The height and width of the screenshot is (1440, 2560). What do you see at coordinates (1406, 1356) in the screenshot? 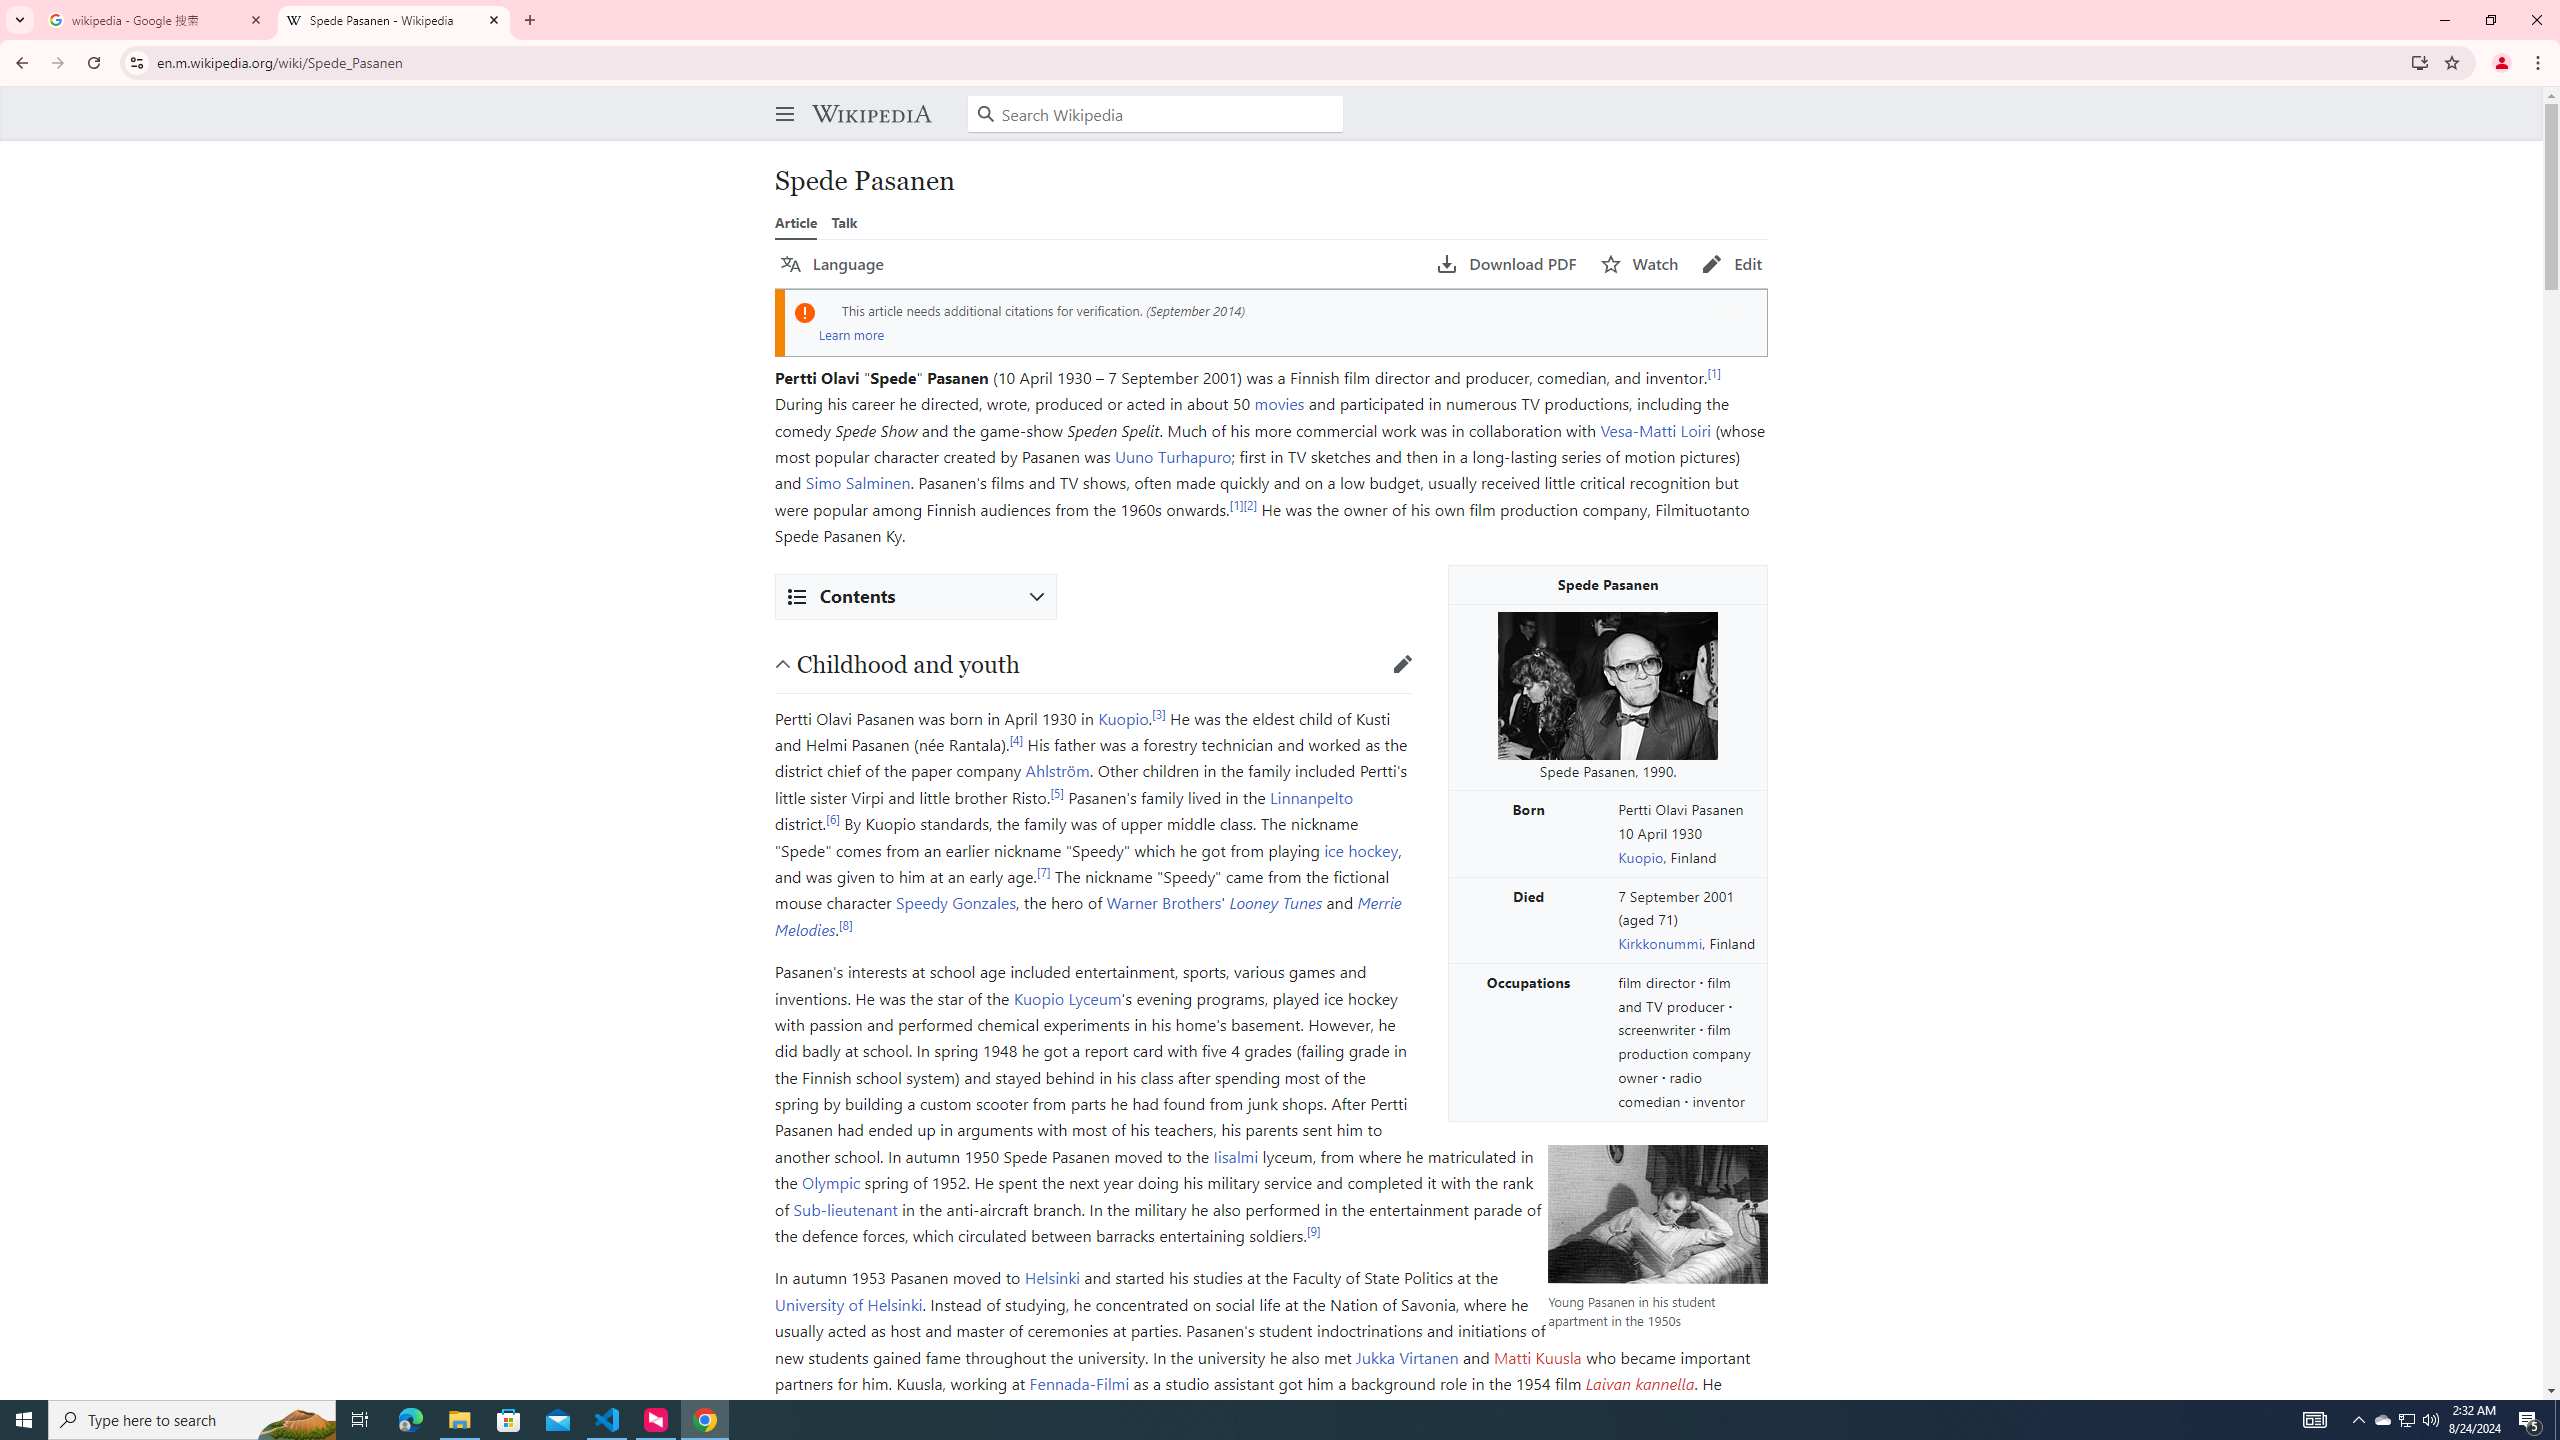
I see `'Jukka Virtanen'` at bounding box center [1406, 1356].